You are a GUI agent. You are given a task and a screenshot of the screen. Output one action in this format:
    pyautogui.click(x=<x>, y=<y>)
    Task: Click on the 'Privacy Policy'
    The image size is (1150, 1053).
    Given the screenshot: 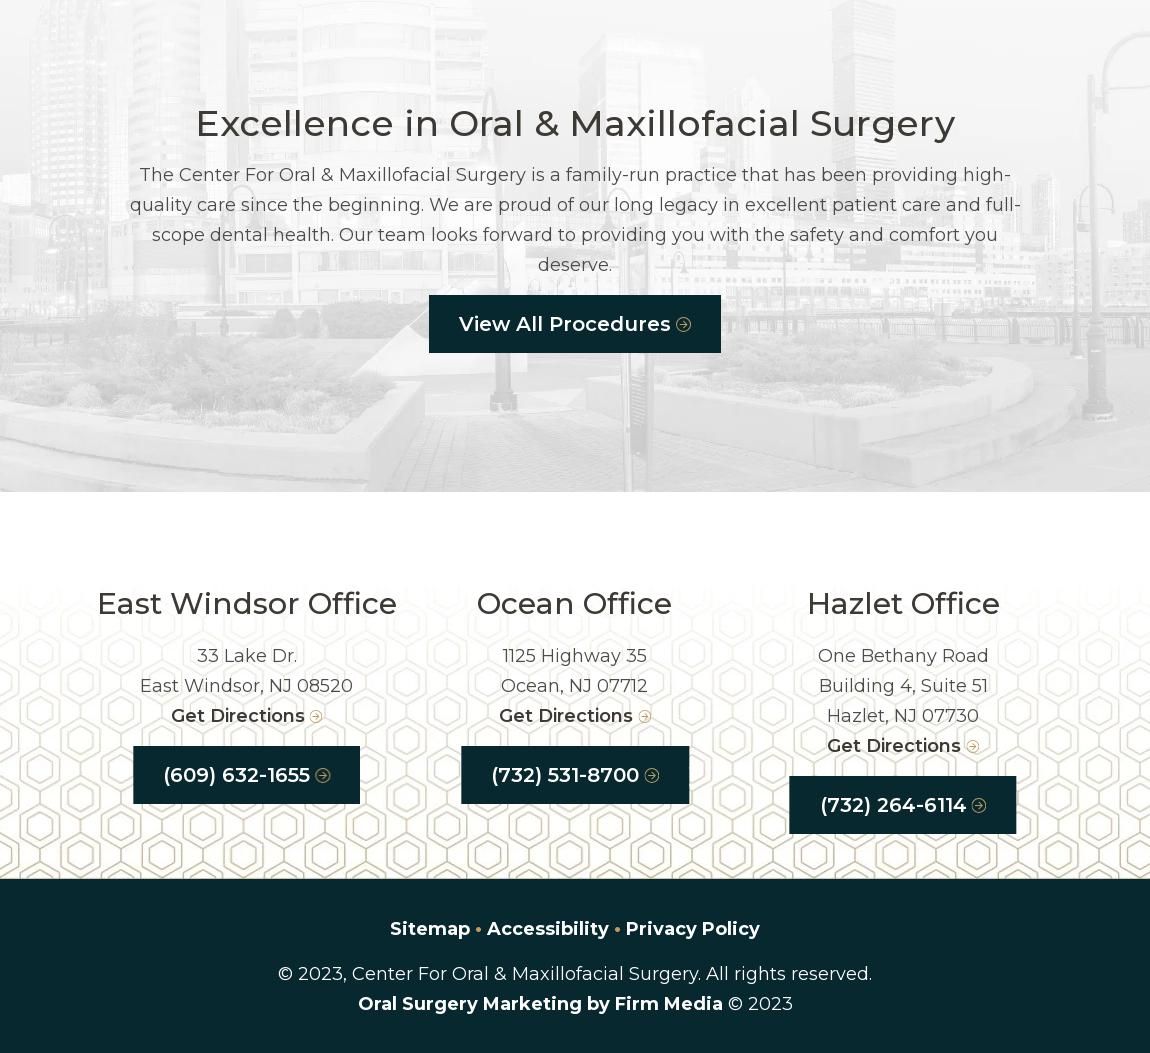 What is the action you would take?
    pyautogui.click(x=691, y=927)
    